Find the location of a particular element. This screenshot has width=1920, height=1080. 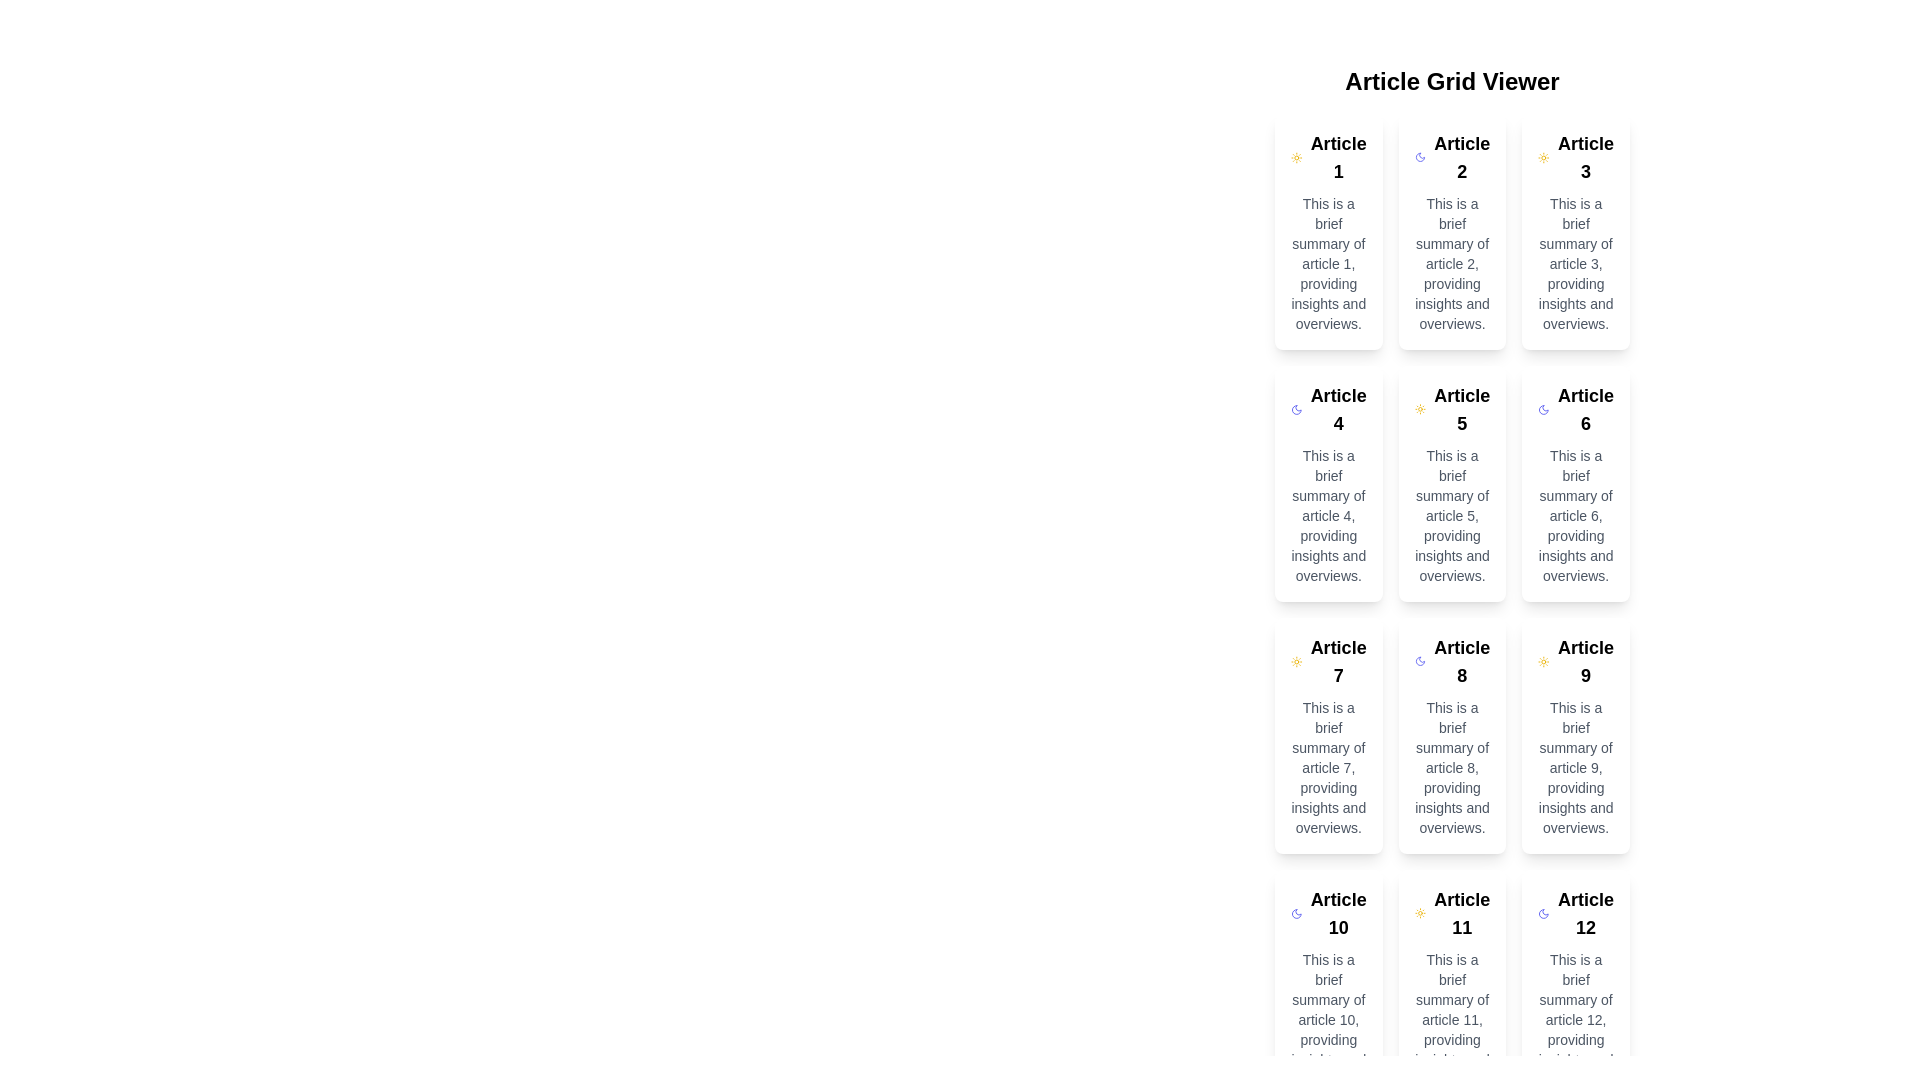

the Text label in the fifth card indicating 'Article 5', located in the second row and second column, just beneath a sun icon is located at coordinates (1462, 408).